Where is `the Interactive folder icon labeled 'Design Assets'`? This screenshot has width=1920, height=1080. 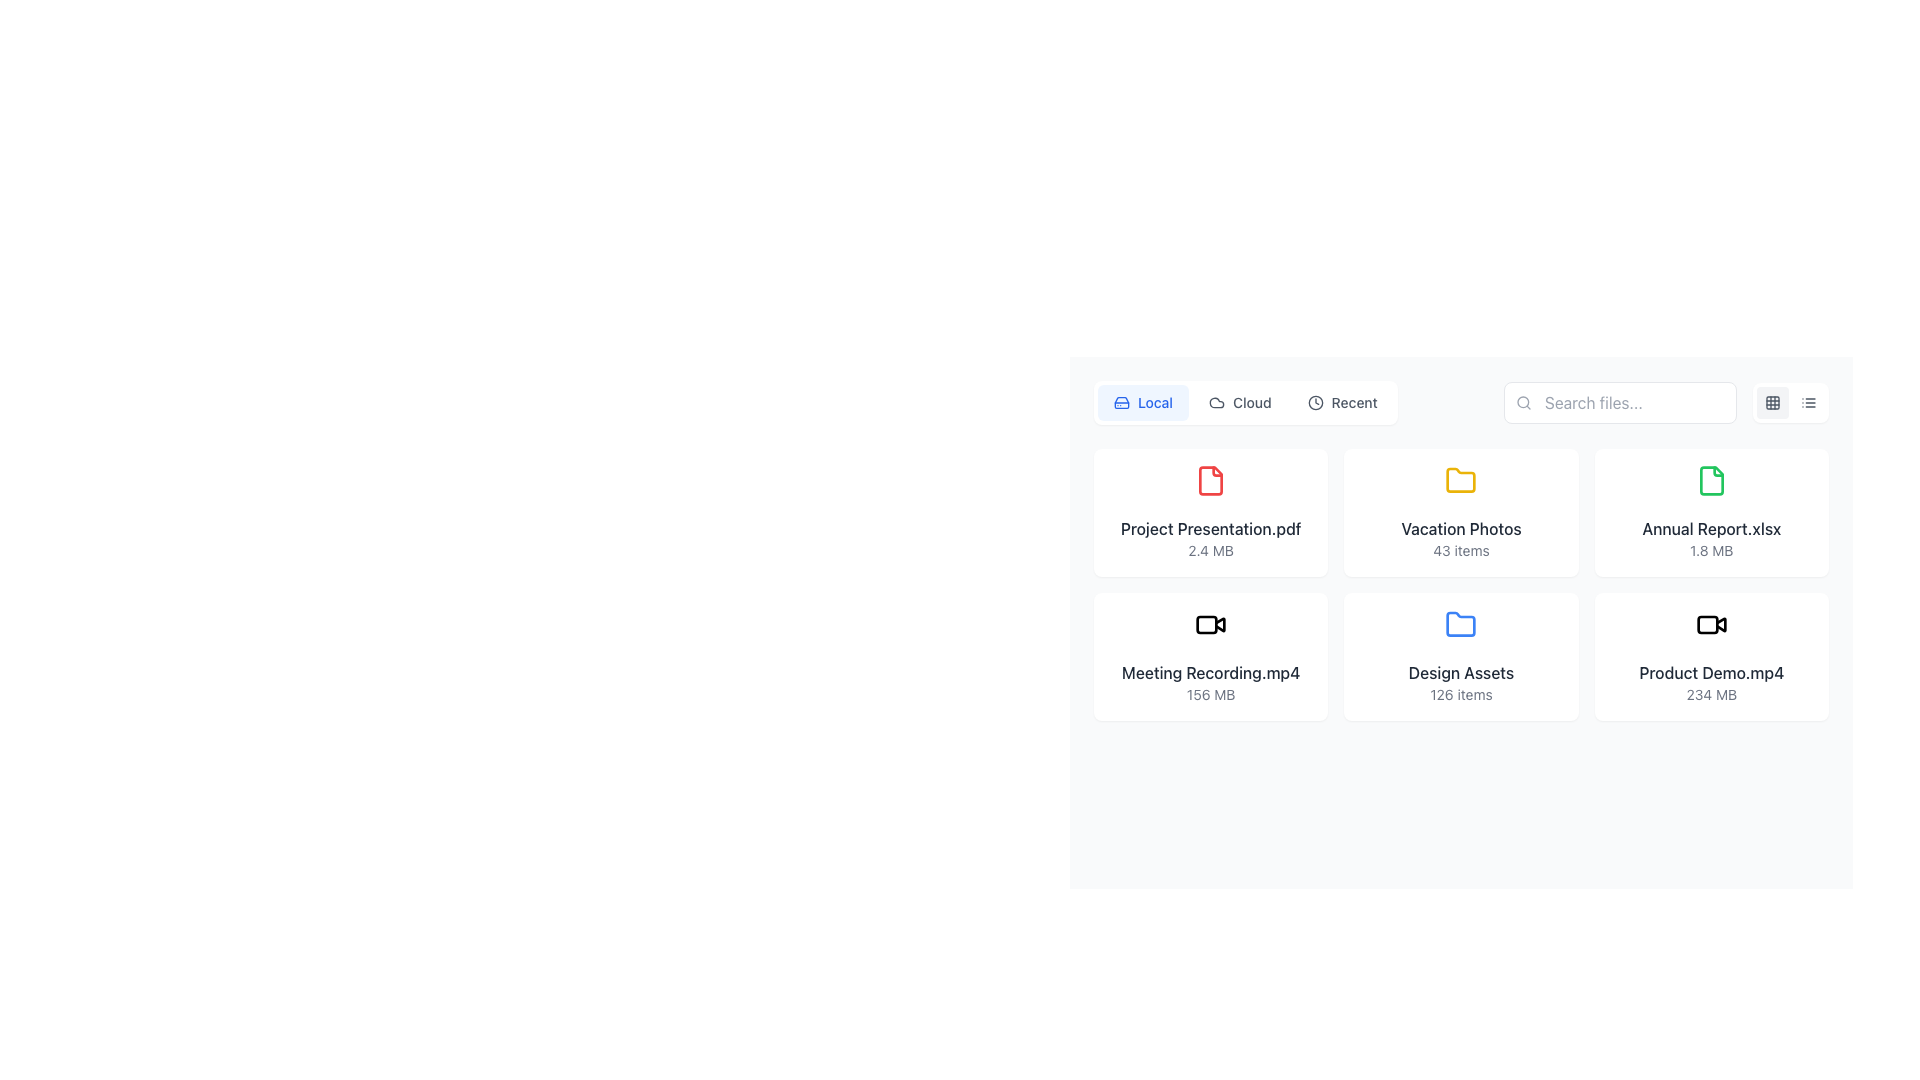
the Interactive folder icon labeled 'Design Assets' is located at coordinates (1461, 656).